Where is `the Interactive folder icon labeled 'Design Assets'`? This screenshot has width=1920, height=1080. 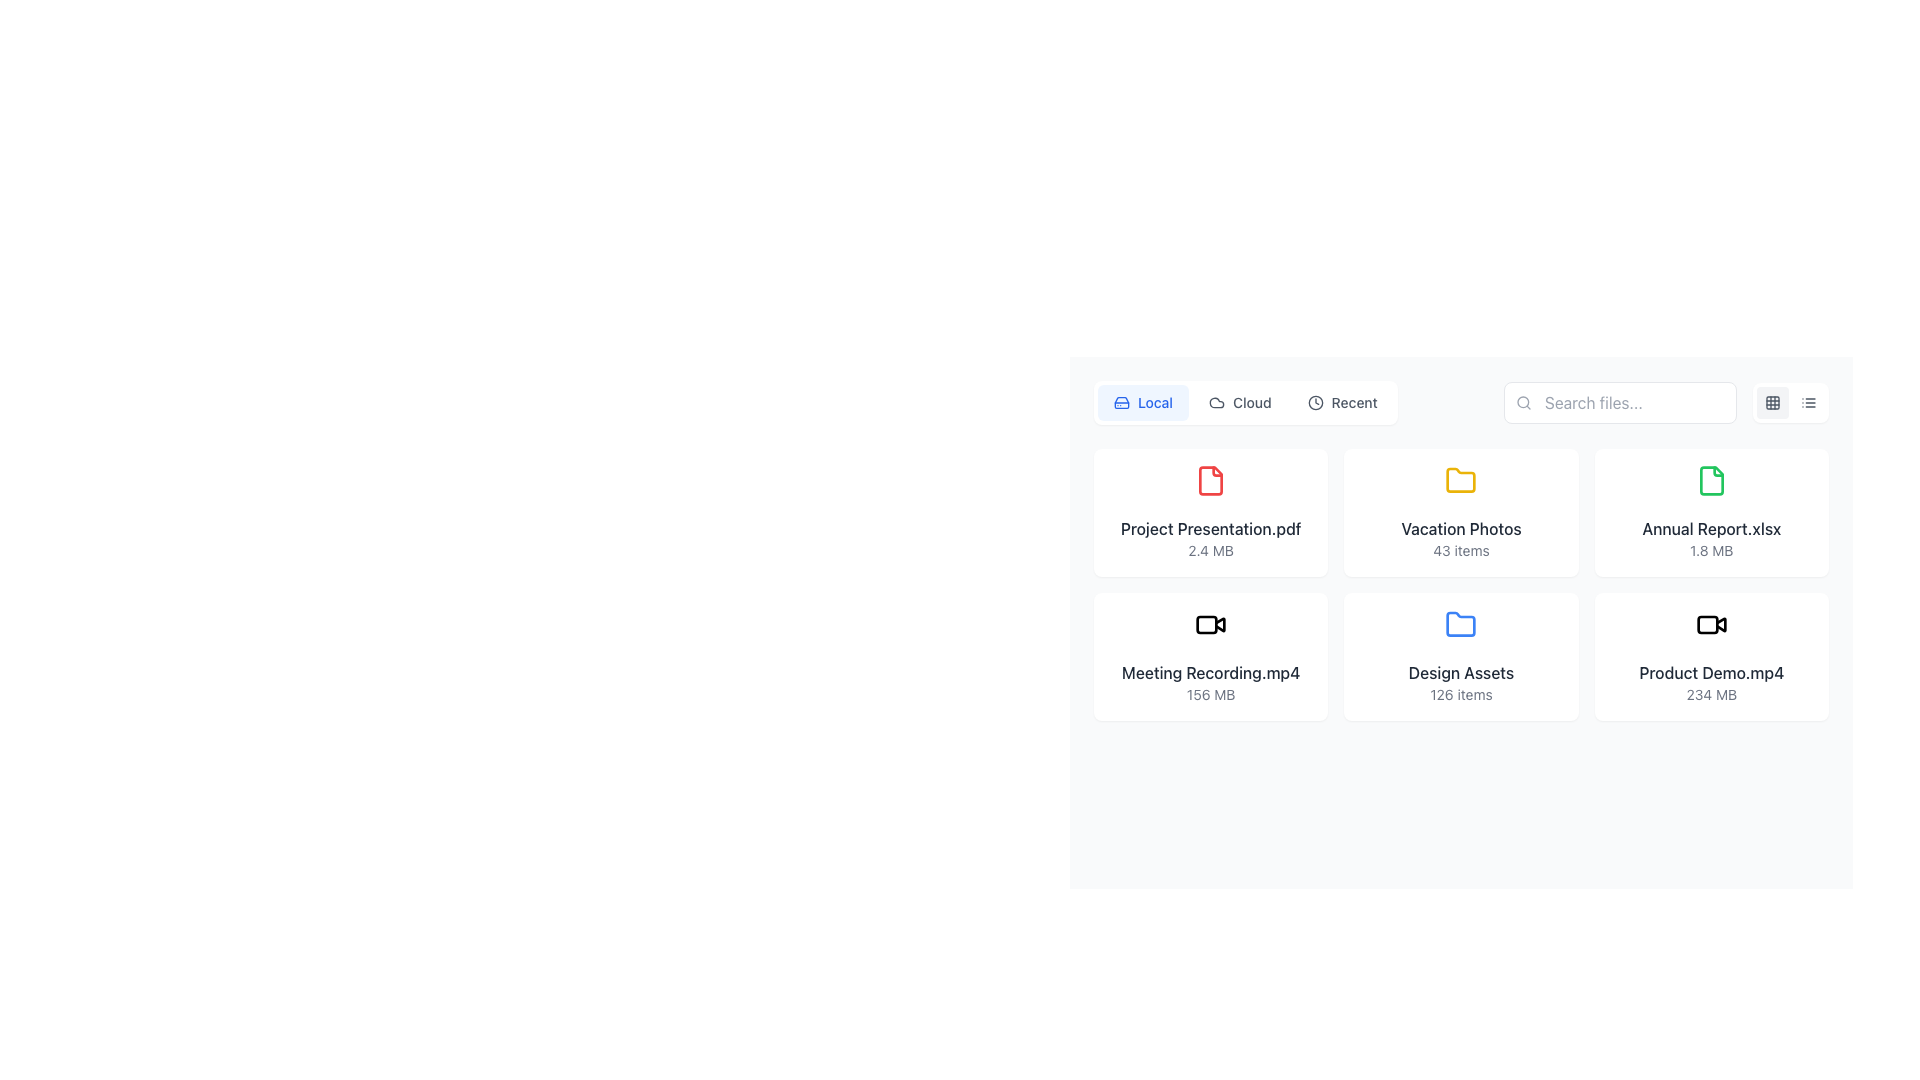
the Interactive folder icon labeled 'Design Assets' is located at coordinates (1461, 656).